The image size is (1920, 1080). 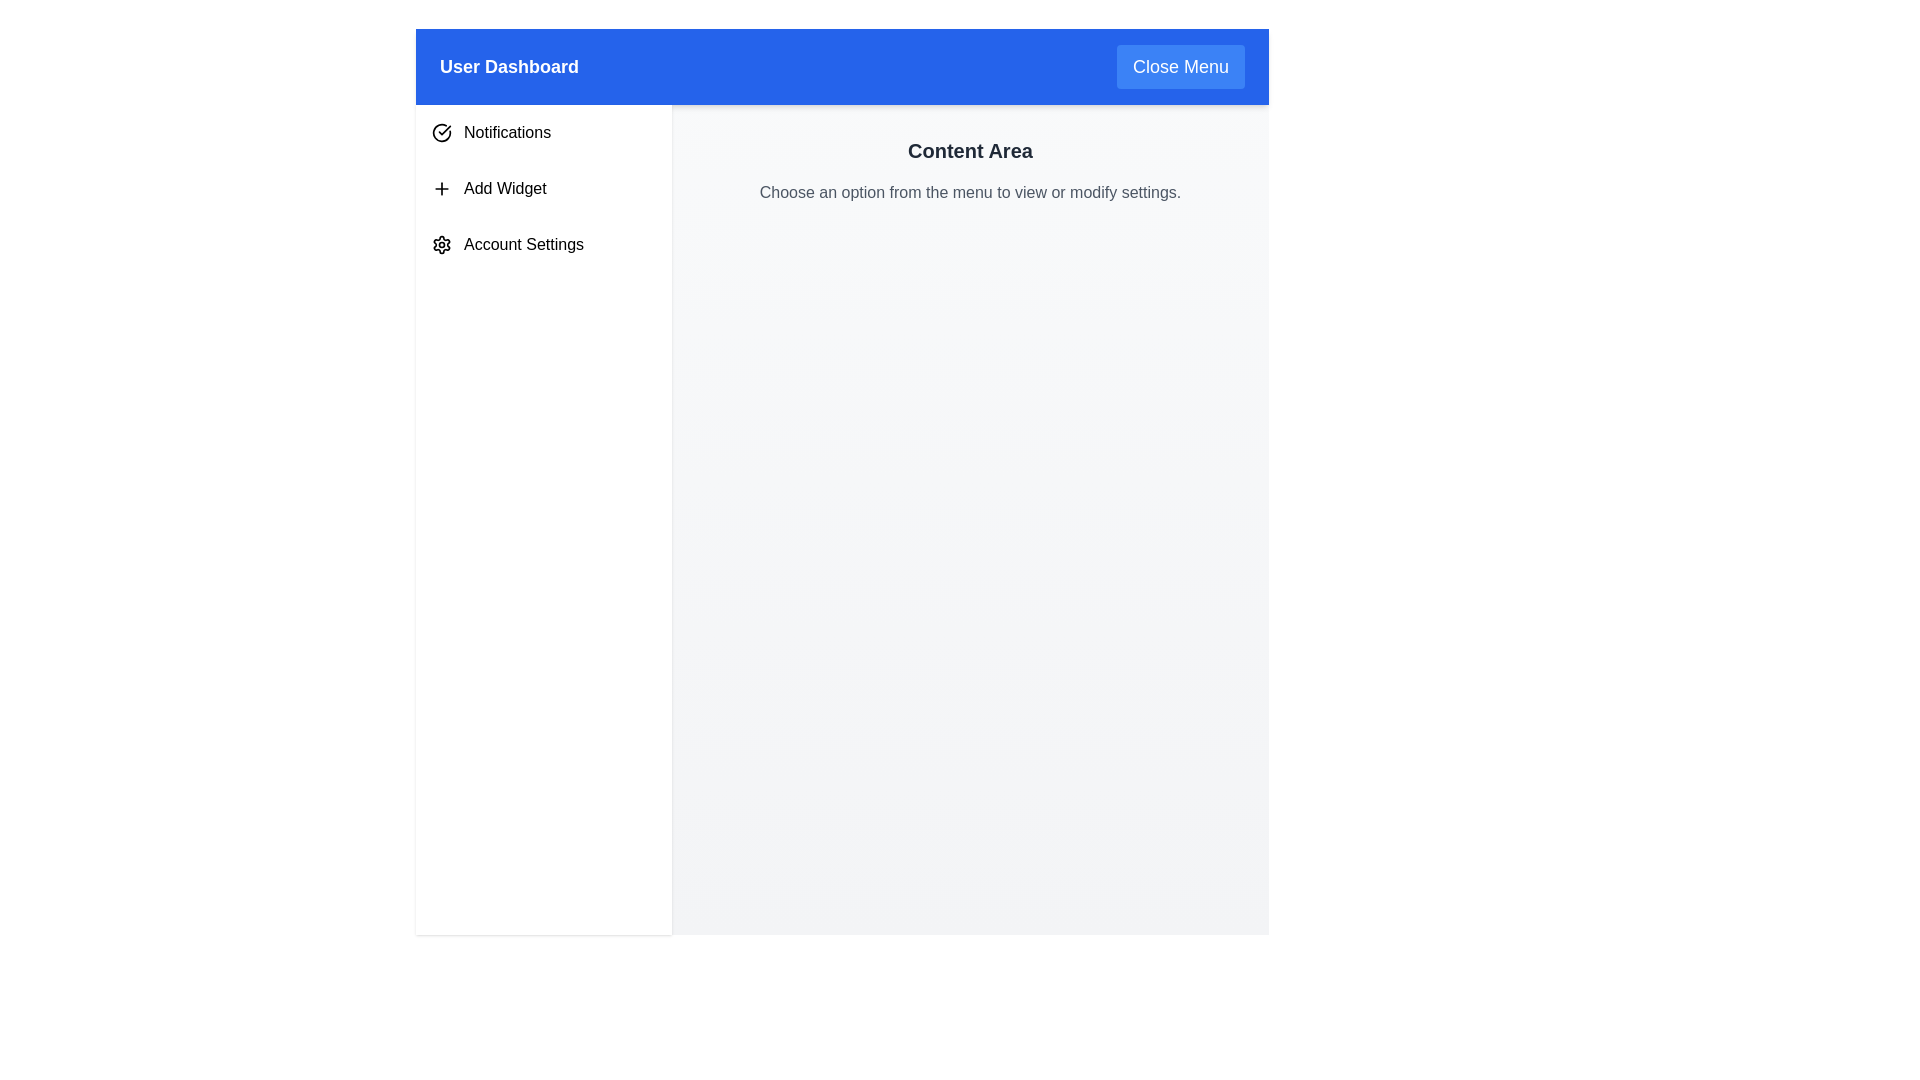 What do you see at coordinates (970, 149) in the screenshot?
I see `the static text element displaying 'Content Area' in a bold, large font at the top right of the main content area` at bounding box center [970, 149].